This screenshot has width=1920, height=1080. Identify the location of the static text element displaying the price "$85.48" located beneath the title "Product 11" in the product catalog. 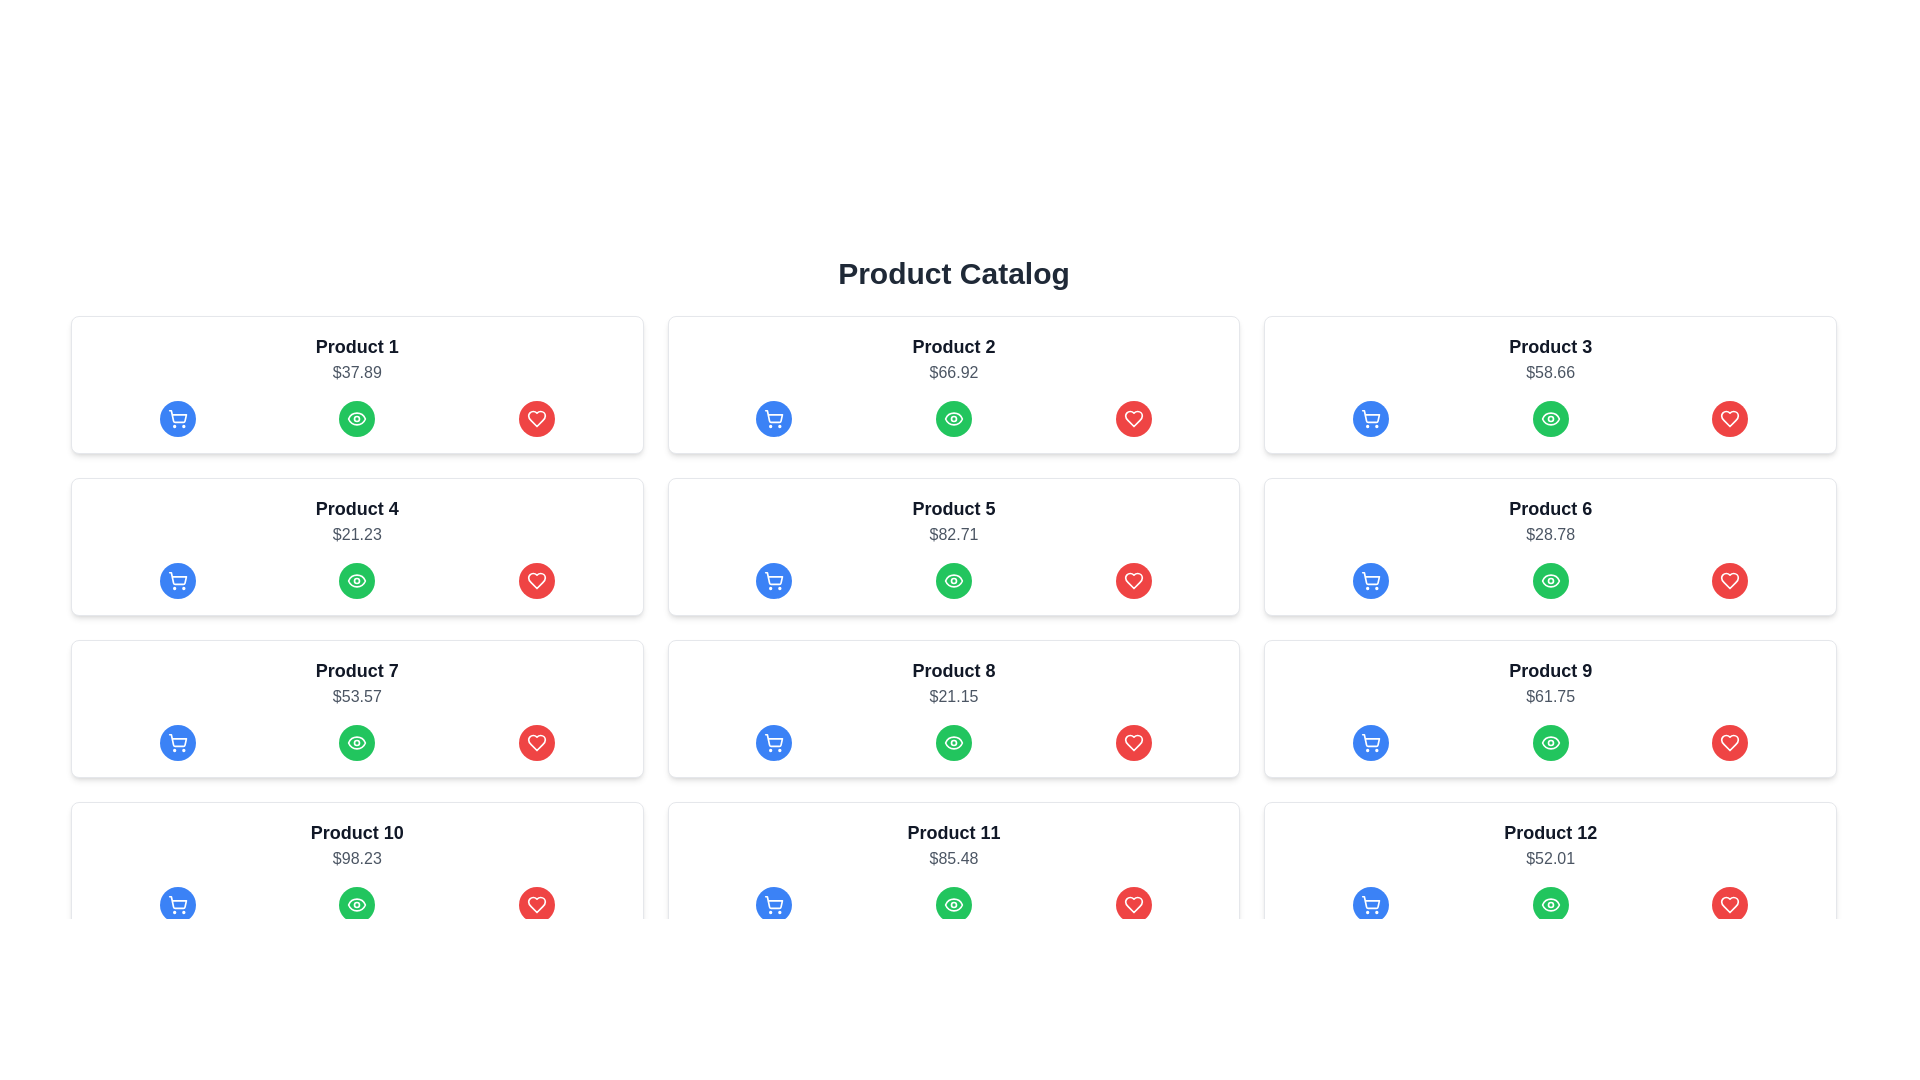
(953, 858).